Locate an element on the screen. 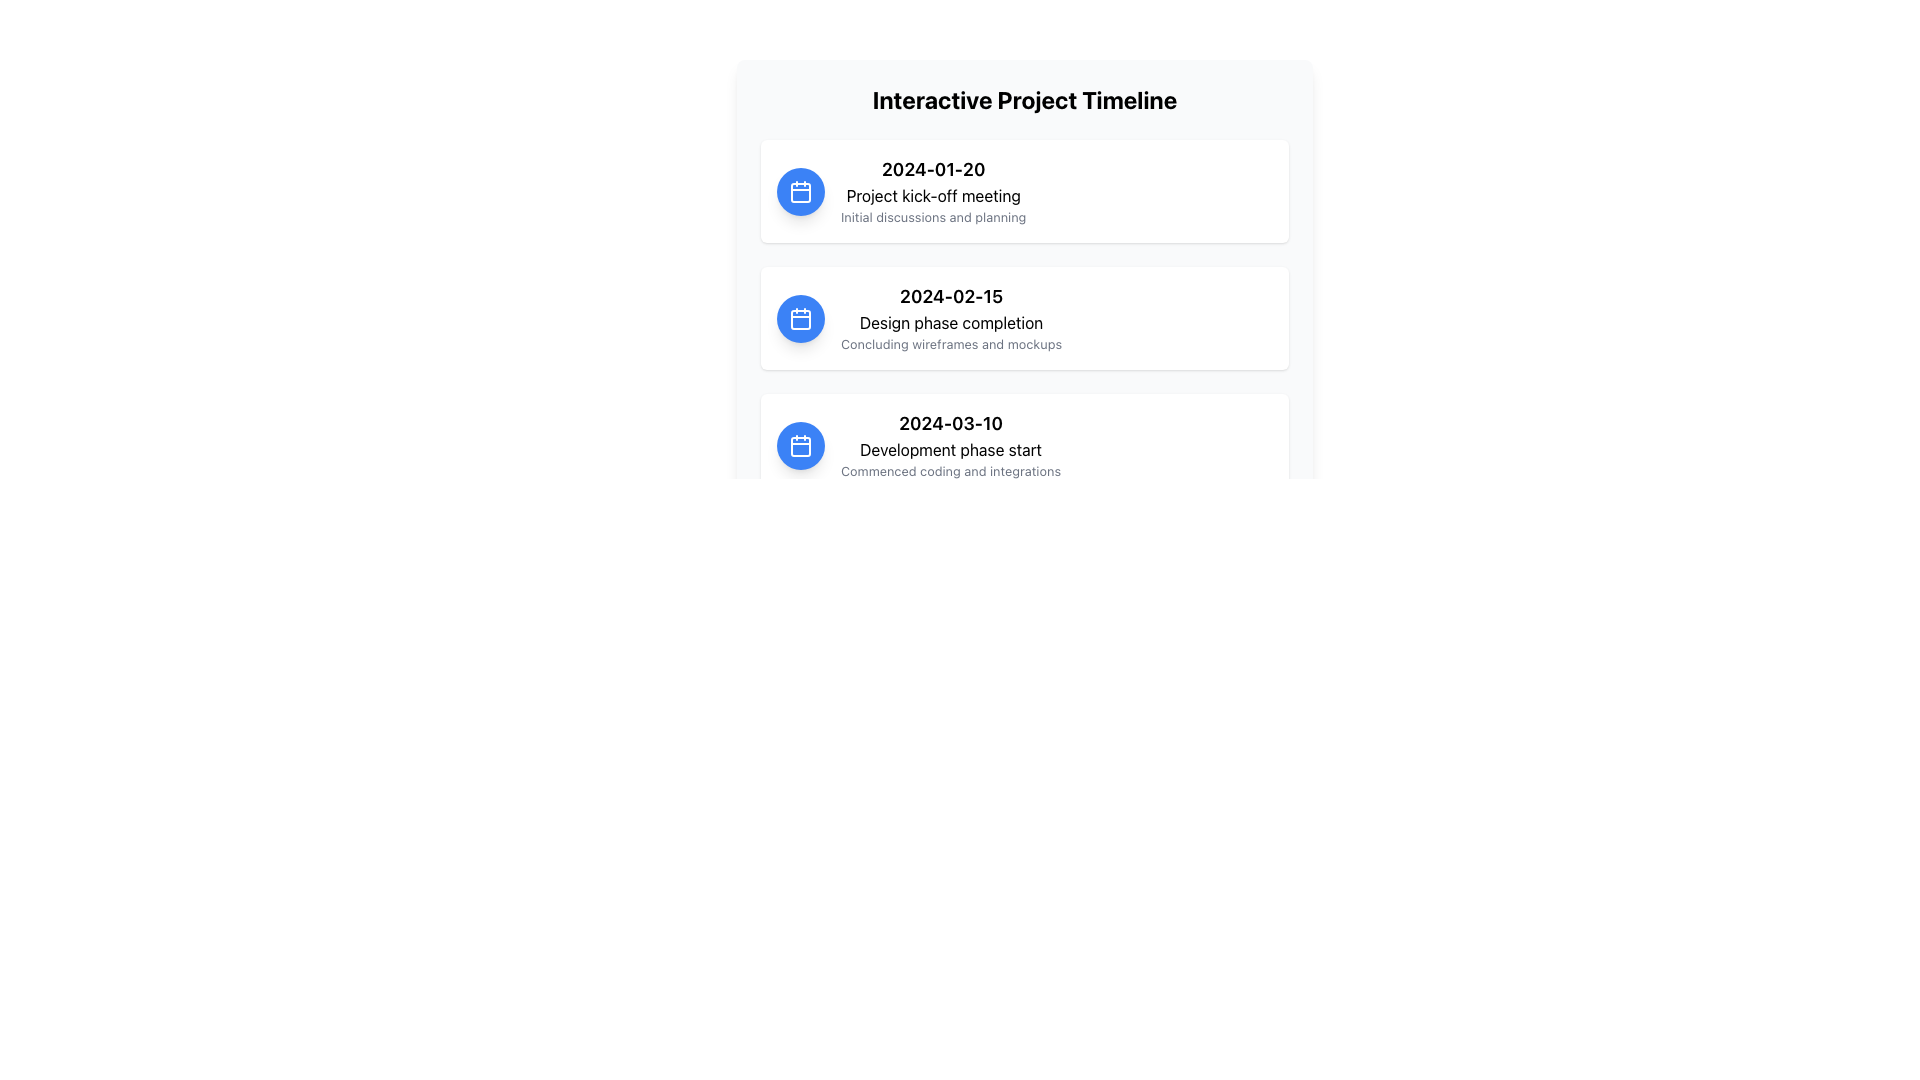 Image resolution: width=1920 pixels, height=1080 pixels. the bold, black text displaying the date '2024-01-20' located in the first card under the 'Interactive Project Timeline' header is located at coordinates (932, 168).